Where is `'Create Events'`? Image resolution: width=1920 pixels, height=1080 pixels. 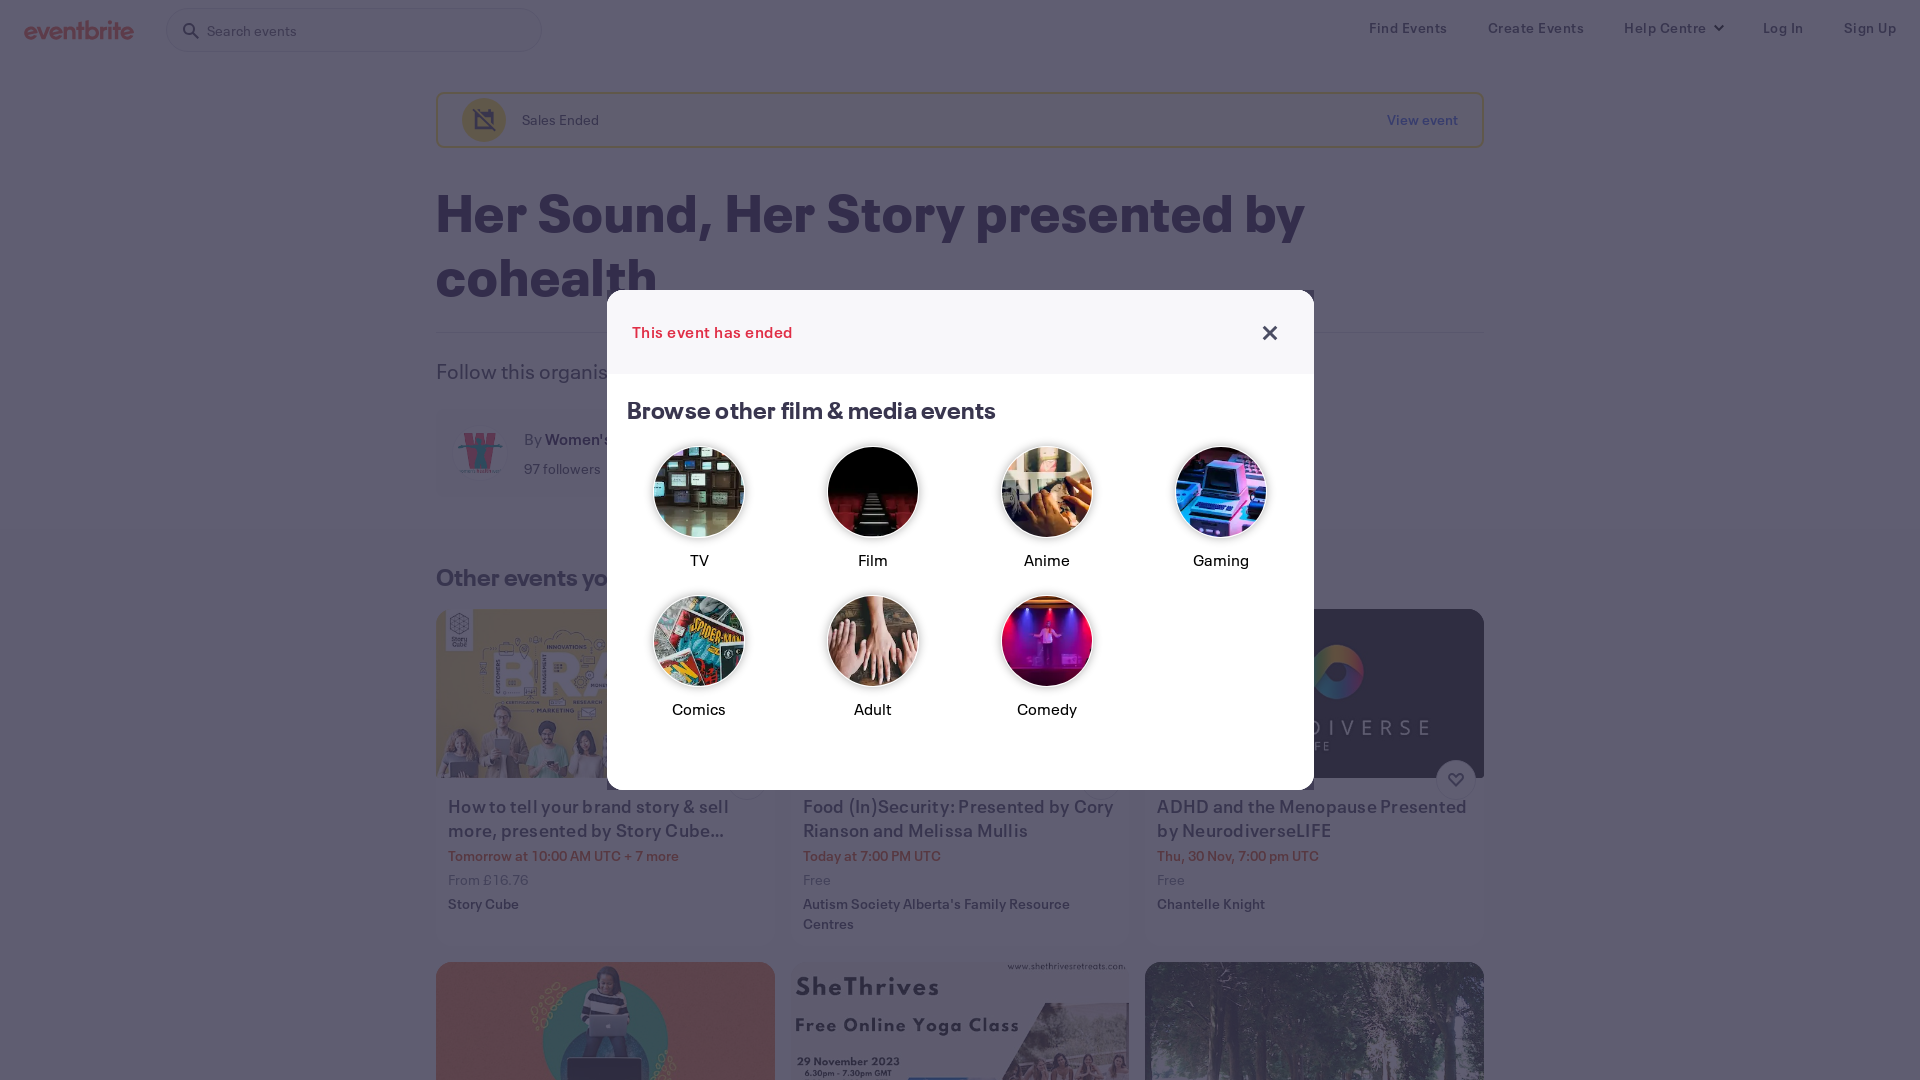
'Create Events' is located at coordinates (1535, 27).